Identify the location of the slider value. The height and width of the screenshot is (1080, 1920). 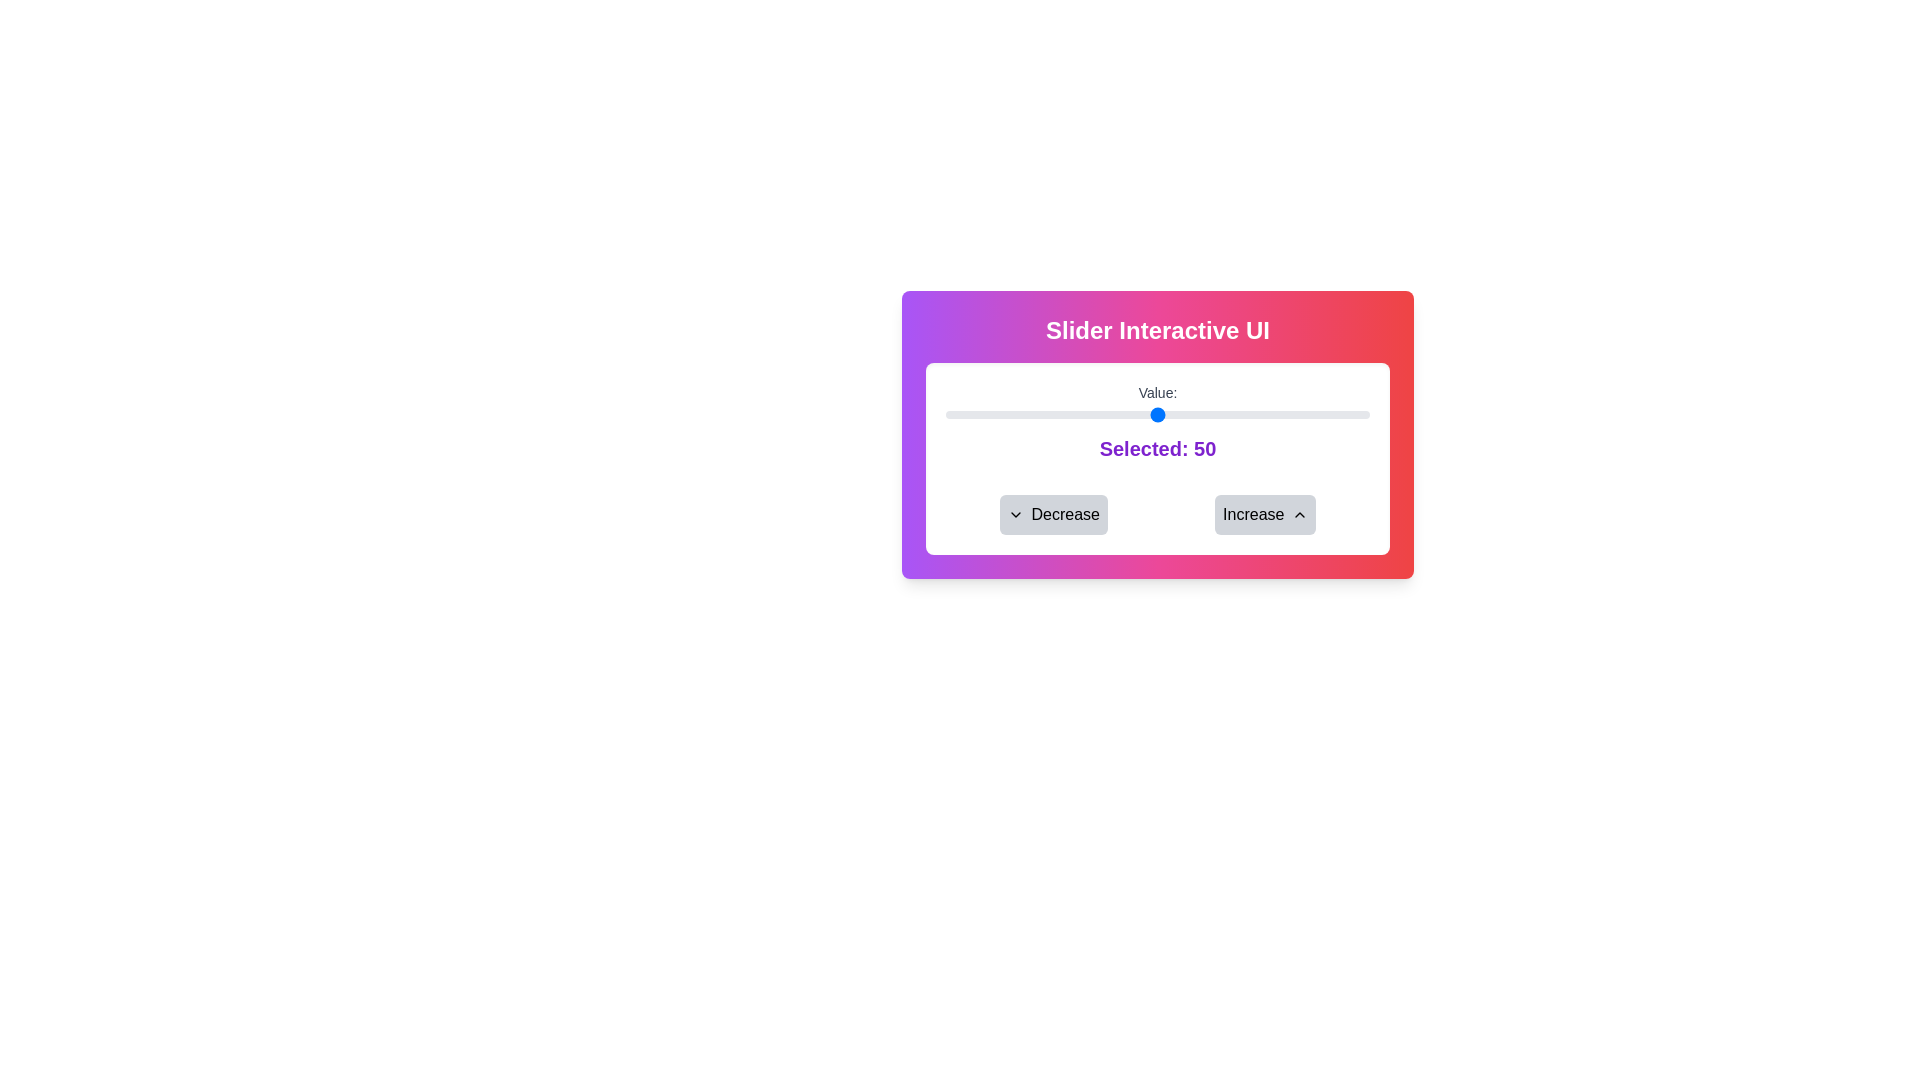
(1187, 414).